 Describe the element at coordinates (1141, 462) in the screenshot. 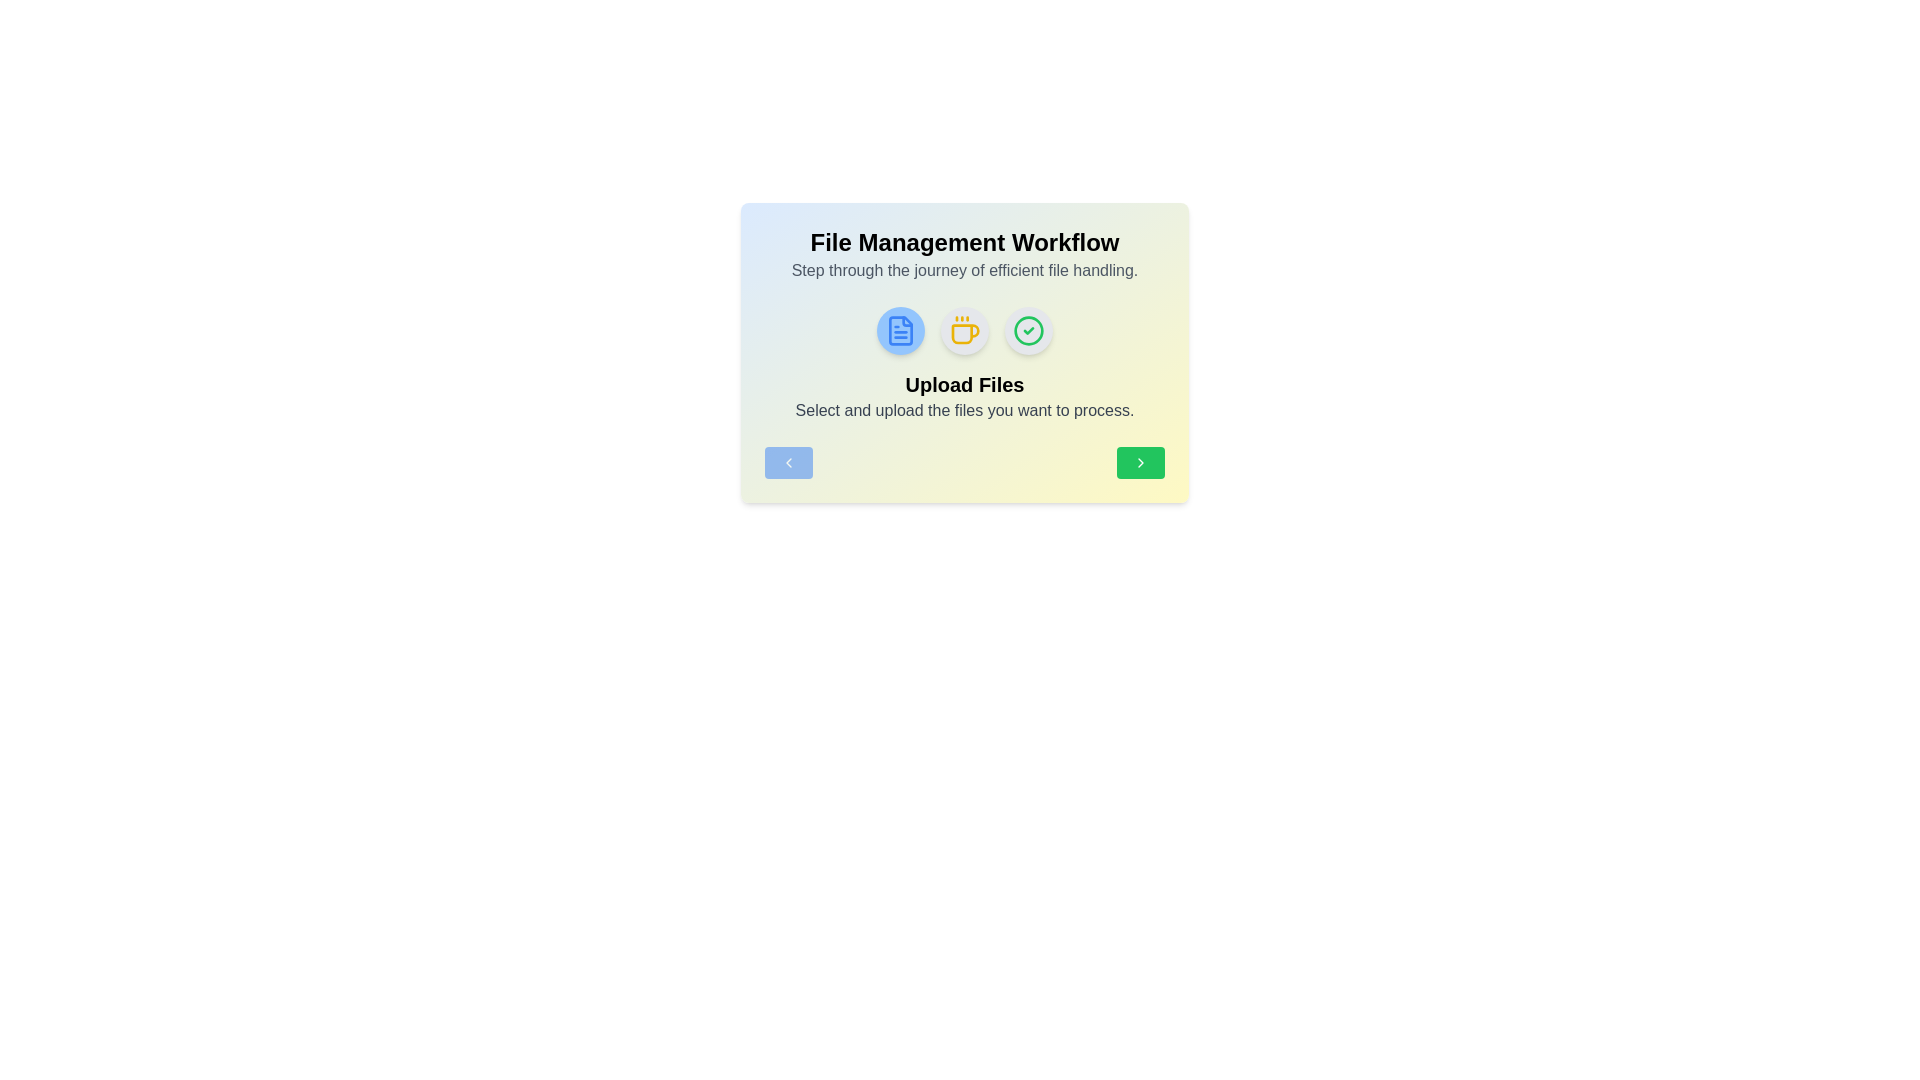

I see `navigation button to move to the next step` at that location.